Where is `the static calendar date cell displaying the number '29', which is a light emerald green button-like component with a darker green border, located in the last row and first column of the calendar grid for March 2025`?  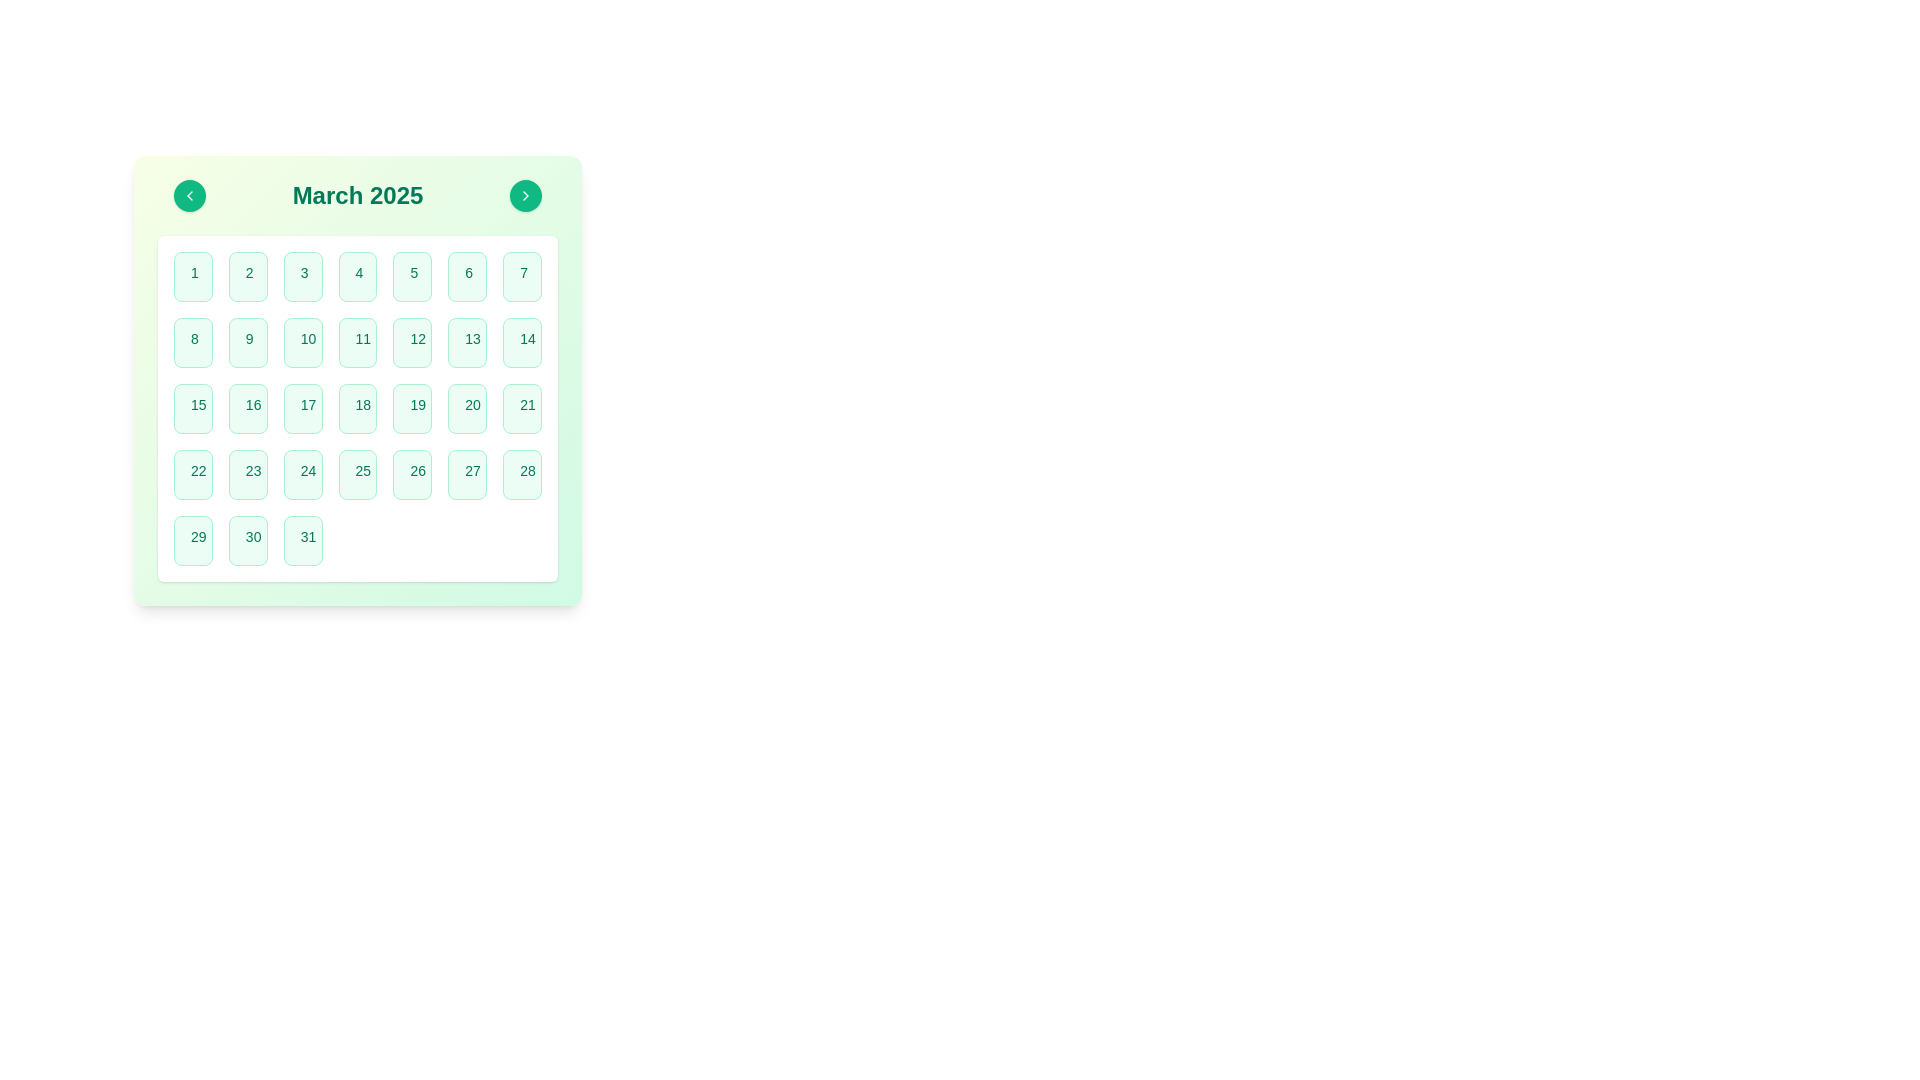
the static calendar date cell displaying the number '29', which is a light emerald green button-like component with a darker green border, located in the last row and first column of the calendar grid for March 2025 is located at coordinates (193, 540).